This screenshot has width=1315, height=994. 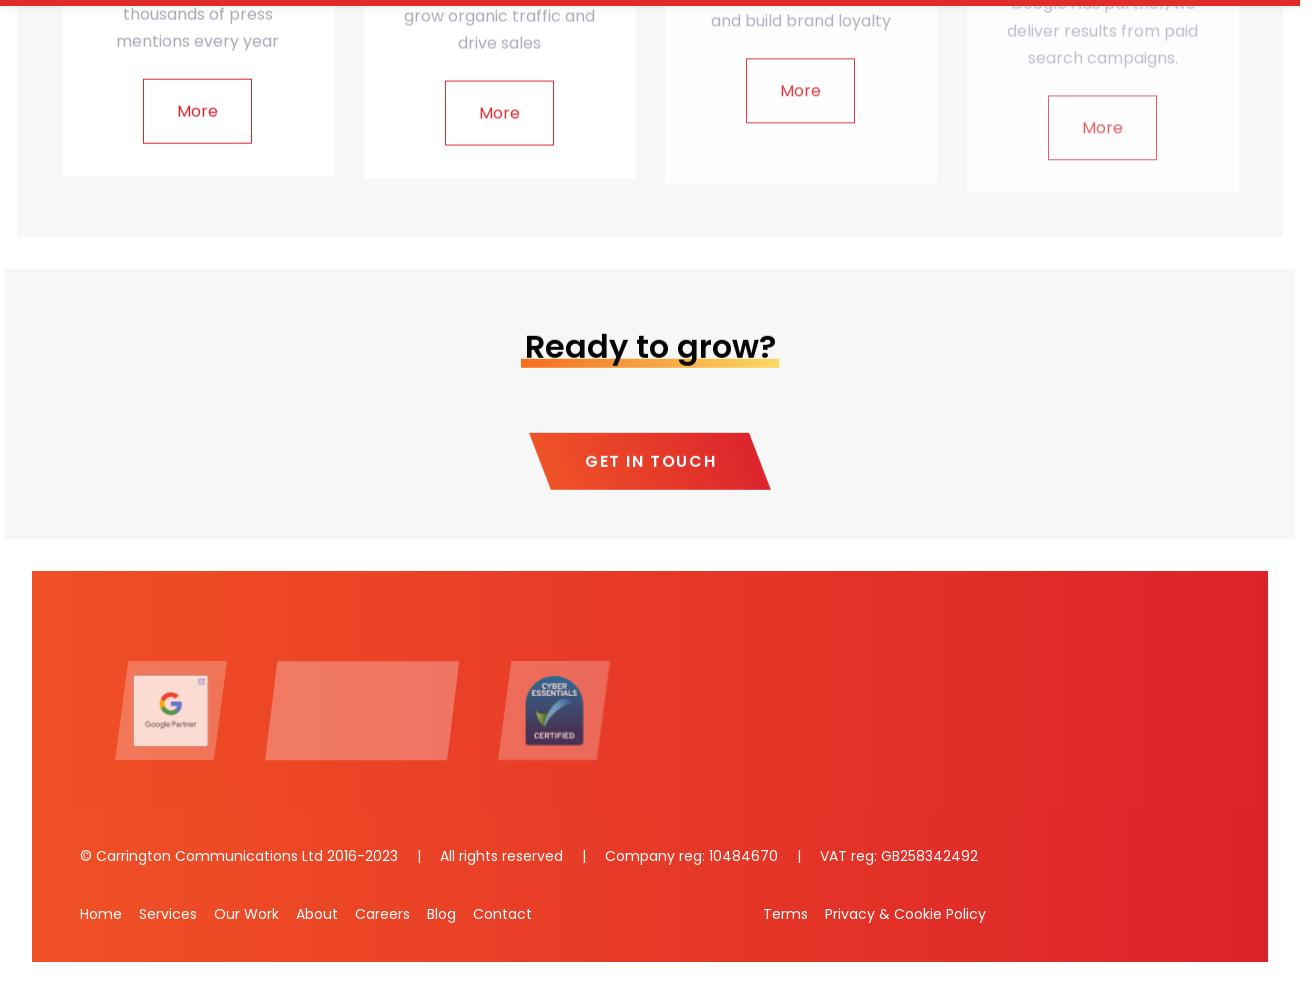 What do you see at coordinates (441, 912) in the screenshot?
I see `'Blog'` at bounding box center [441, 912].